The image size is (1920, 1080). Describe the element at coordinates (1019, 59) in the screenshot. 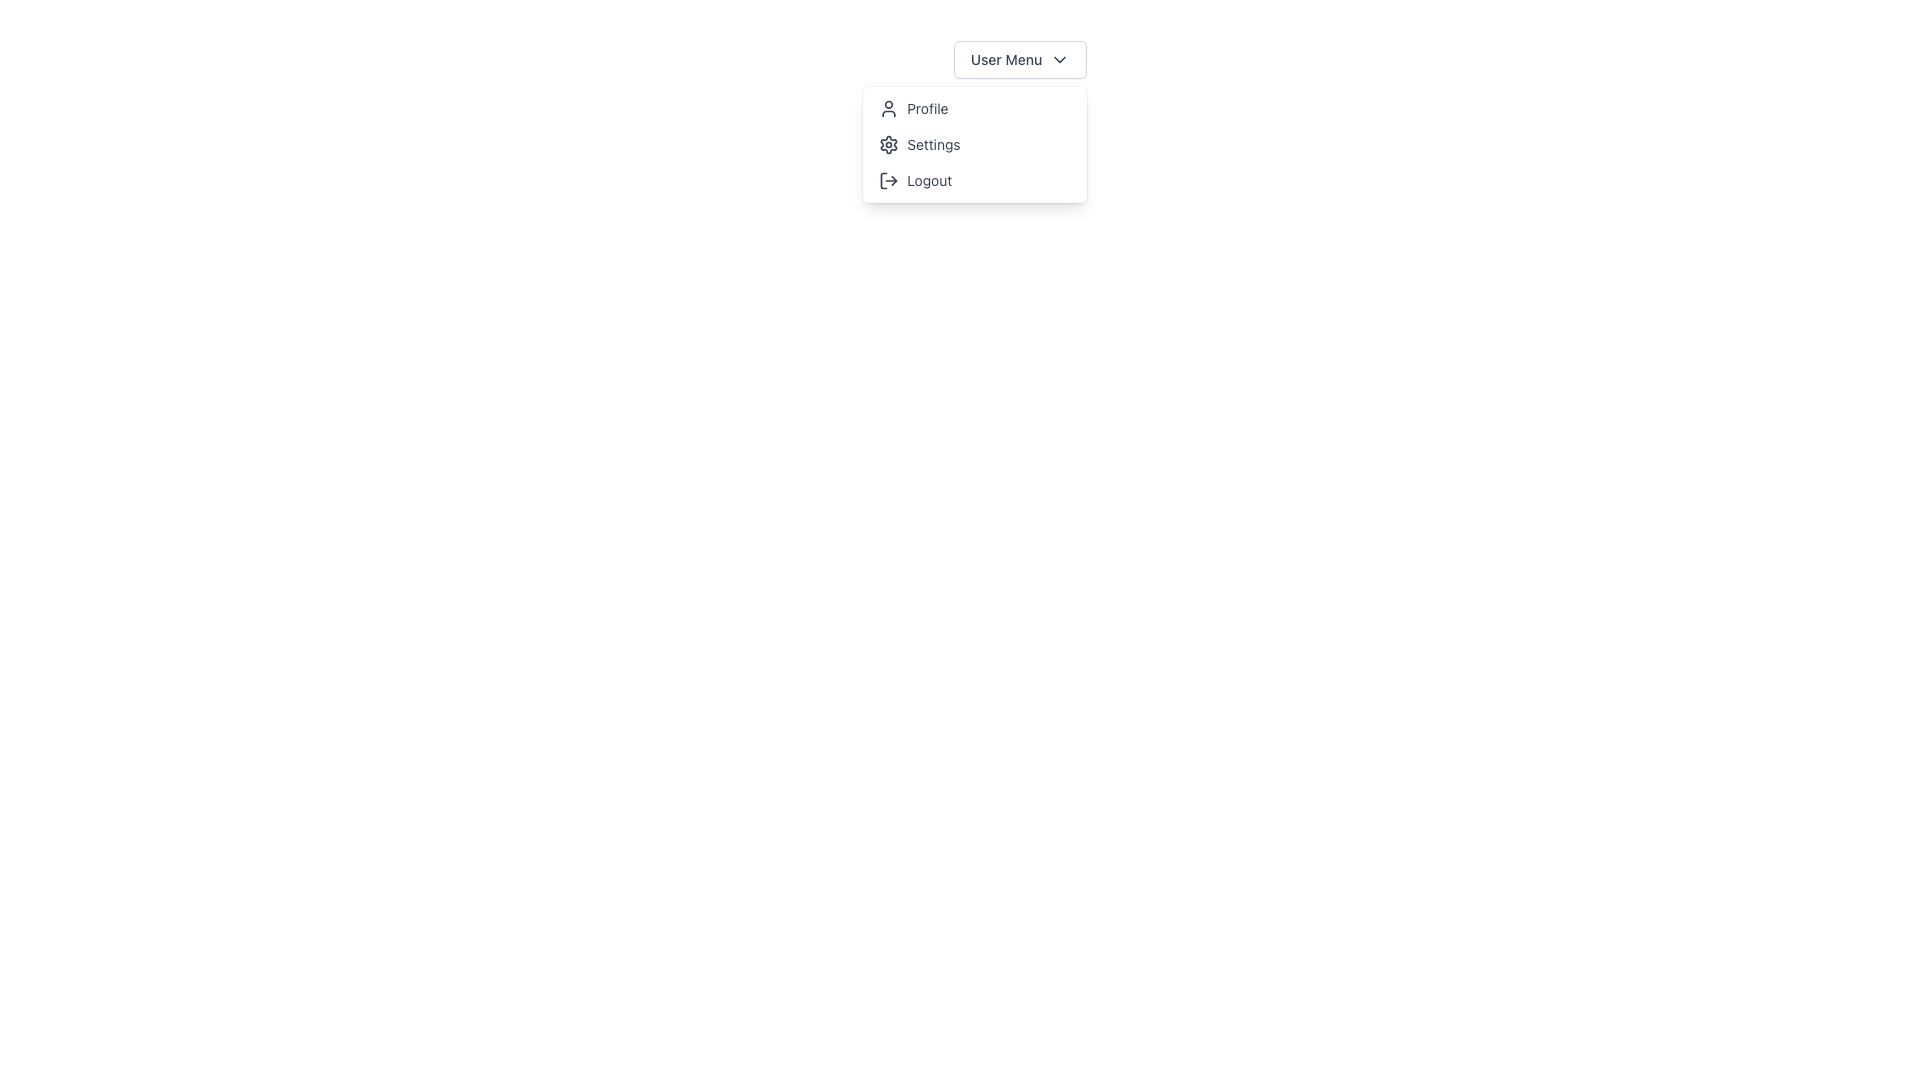

I see `the 'User Menu' dropdown toggle button` at that location.